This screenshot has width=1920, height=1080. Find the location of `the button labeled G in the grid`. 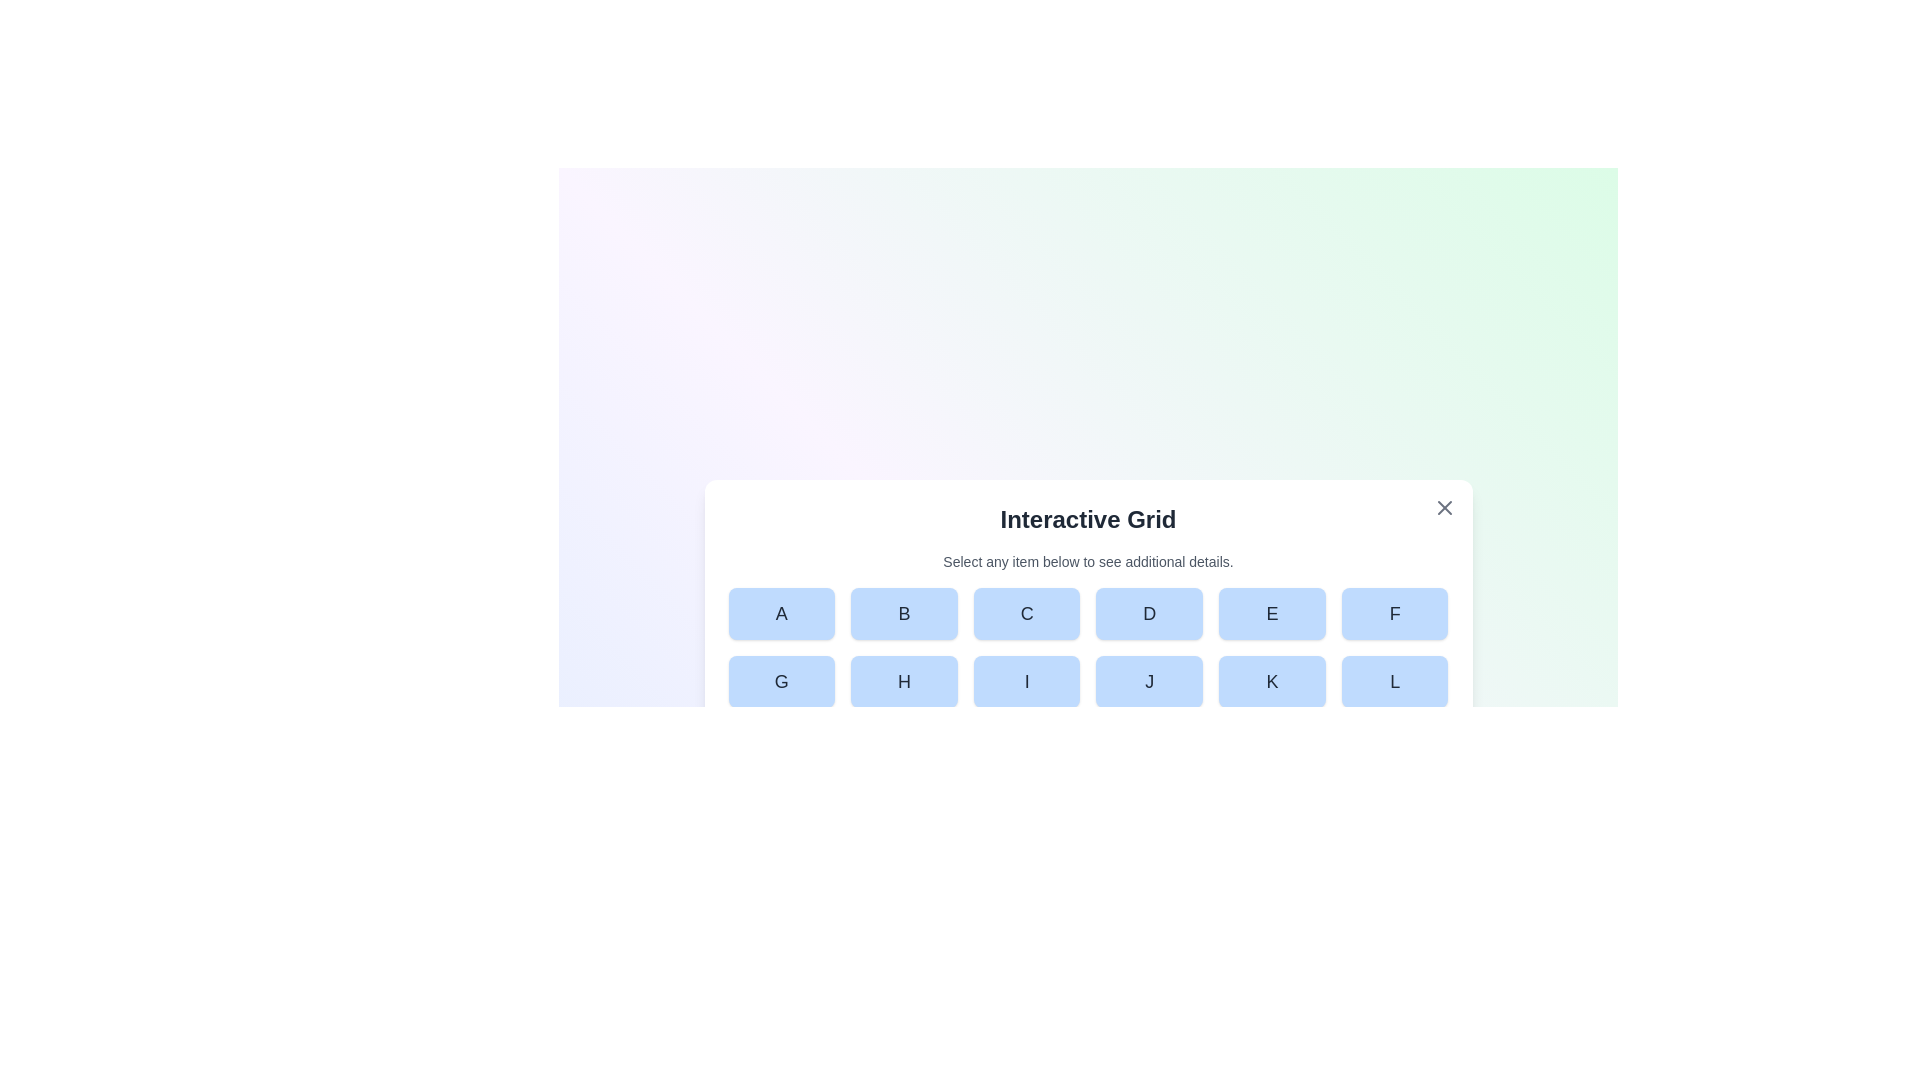

the button labeled G in the grid is located at coordinates (780, 681).